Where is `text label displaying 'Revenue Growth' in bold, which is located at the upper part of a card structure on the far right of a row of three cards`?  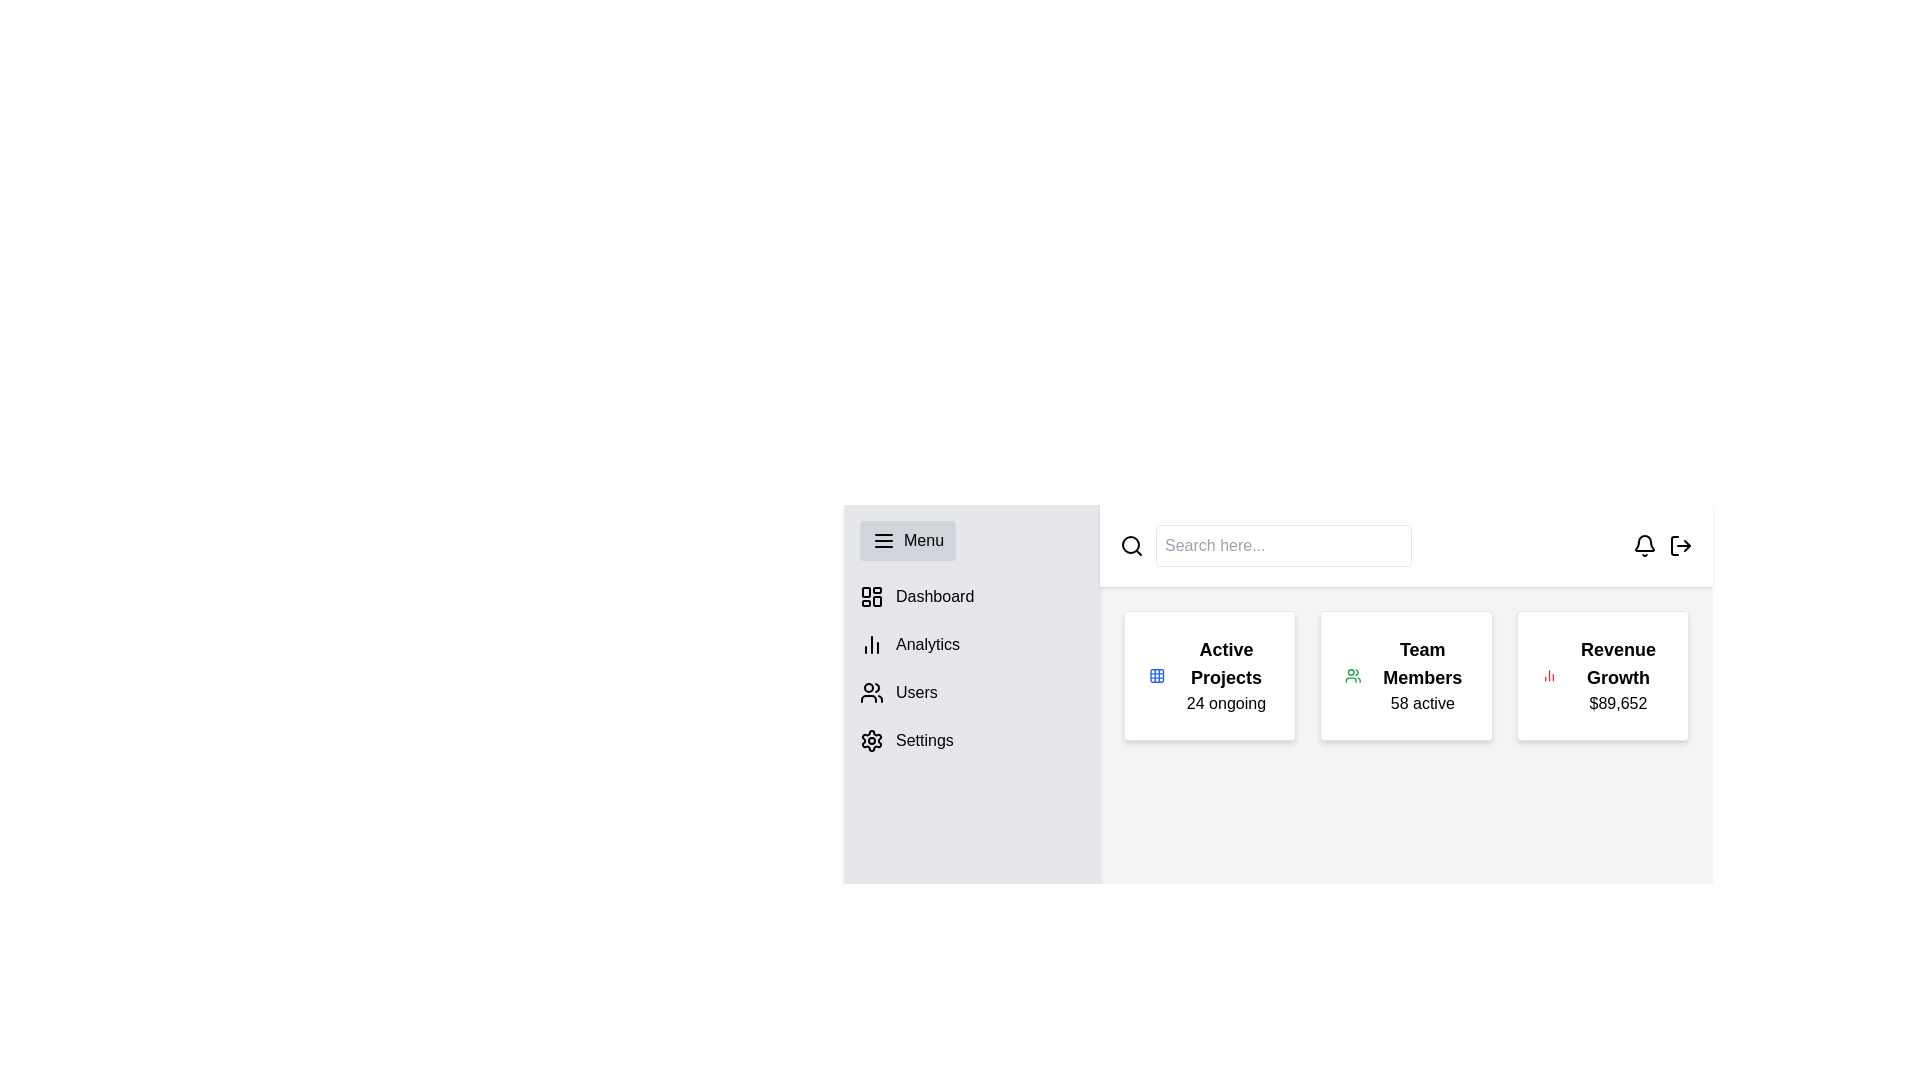 text label displaying 'Revenue Growth' in bold, which is located at the upper part of a card structure on the far right of a row of three cards is located at coordinates (1618, 663).